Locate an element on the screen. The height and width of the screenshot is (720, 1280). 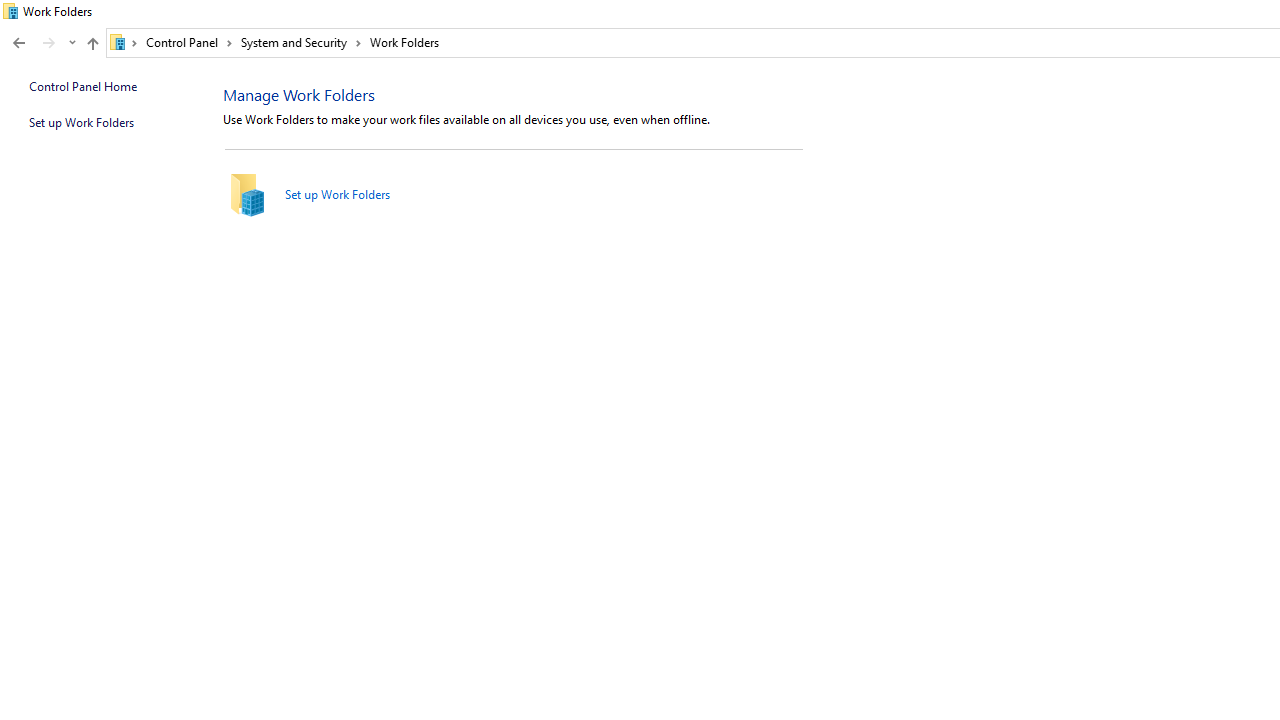
'Up to "System and Security" (Alt + Up Arrow)' is located at coordinates (91, 43).